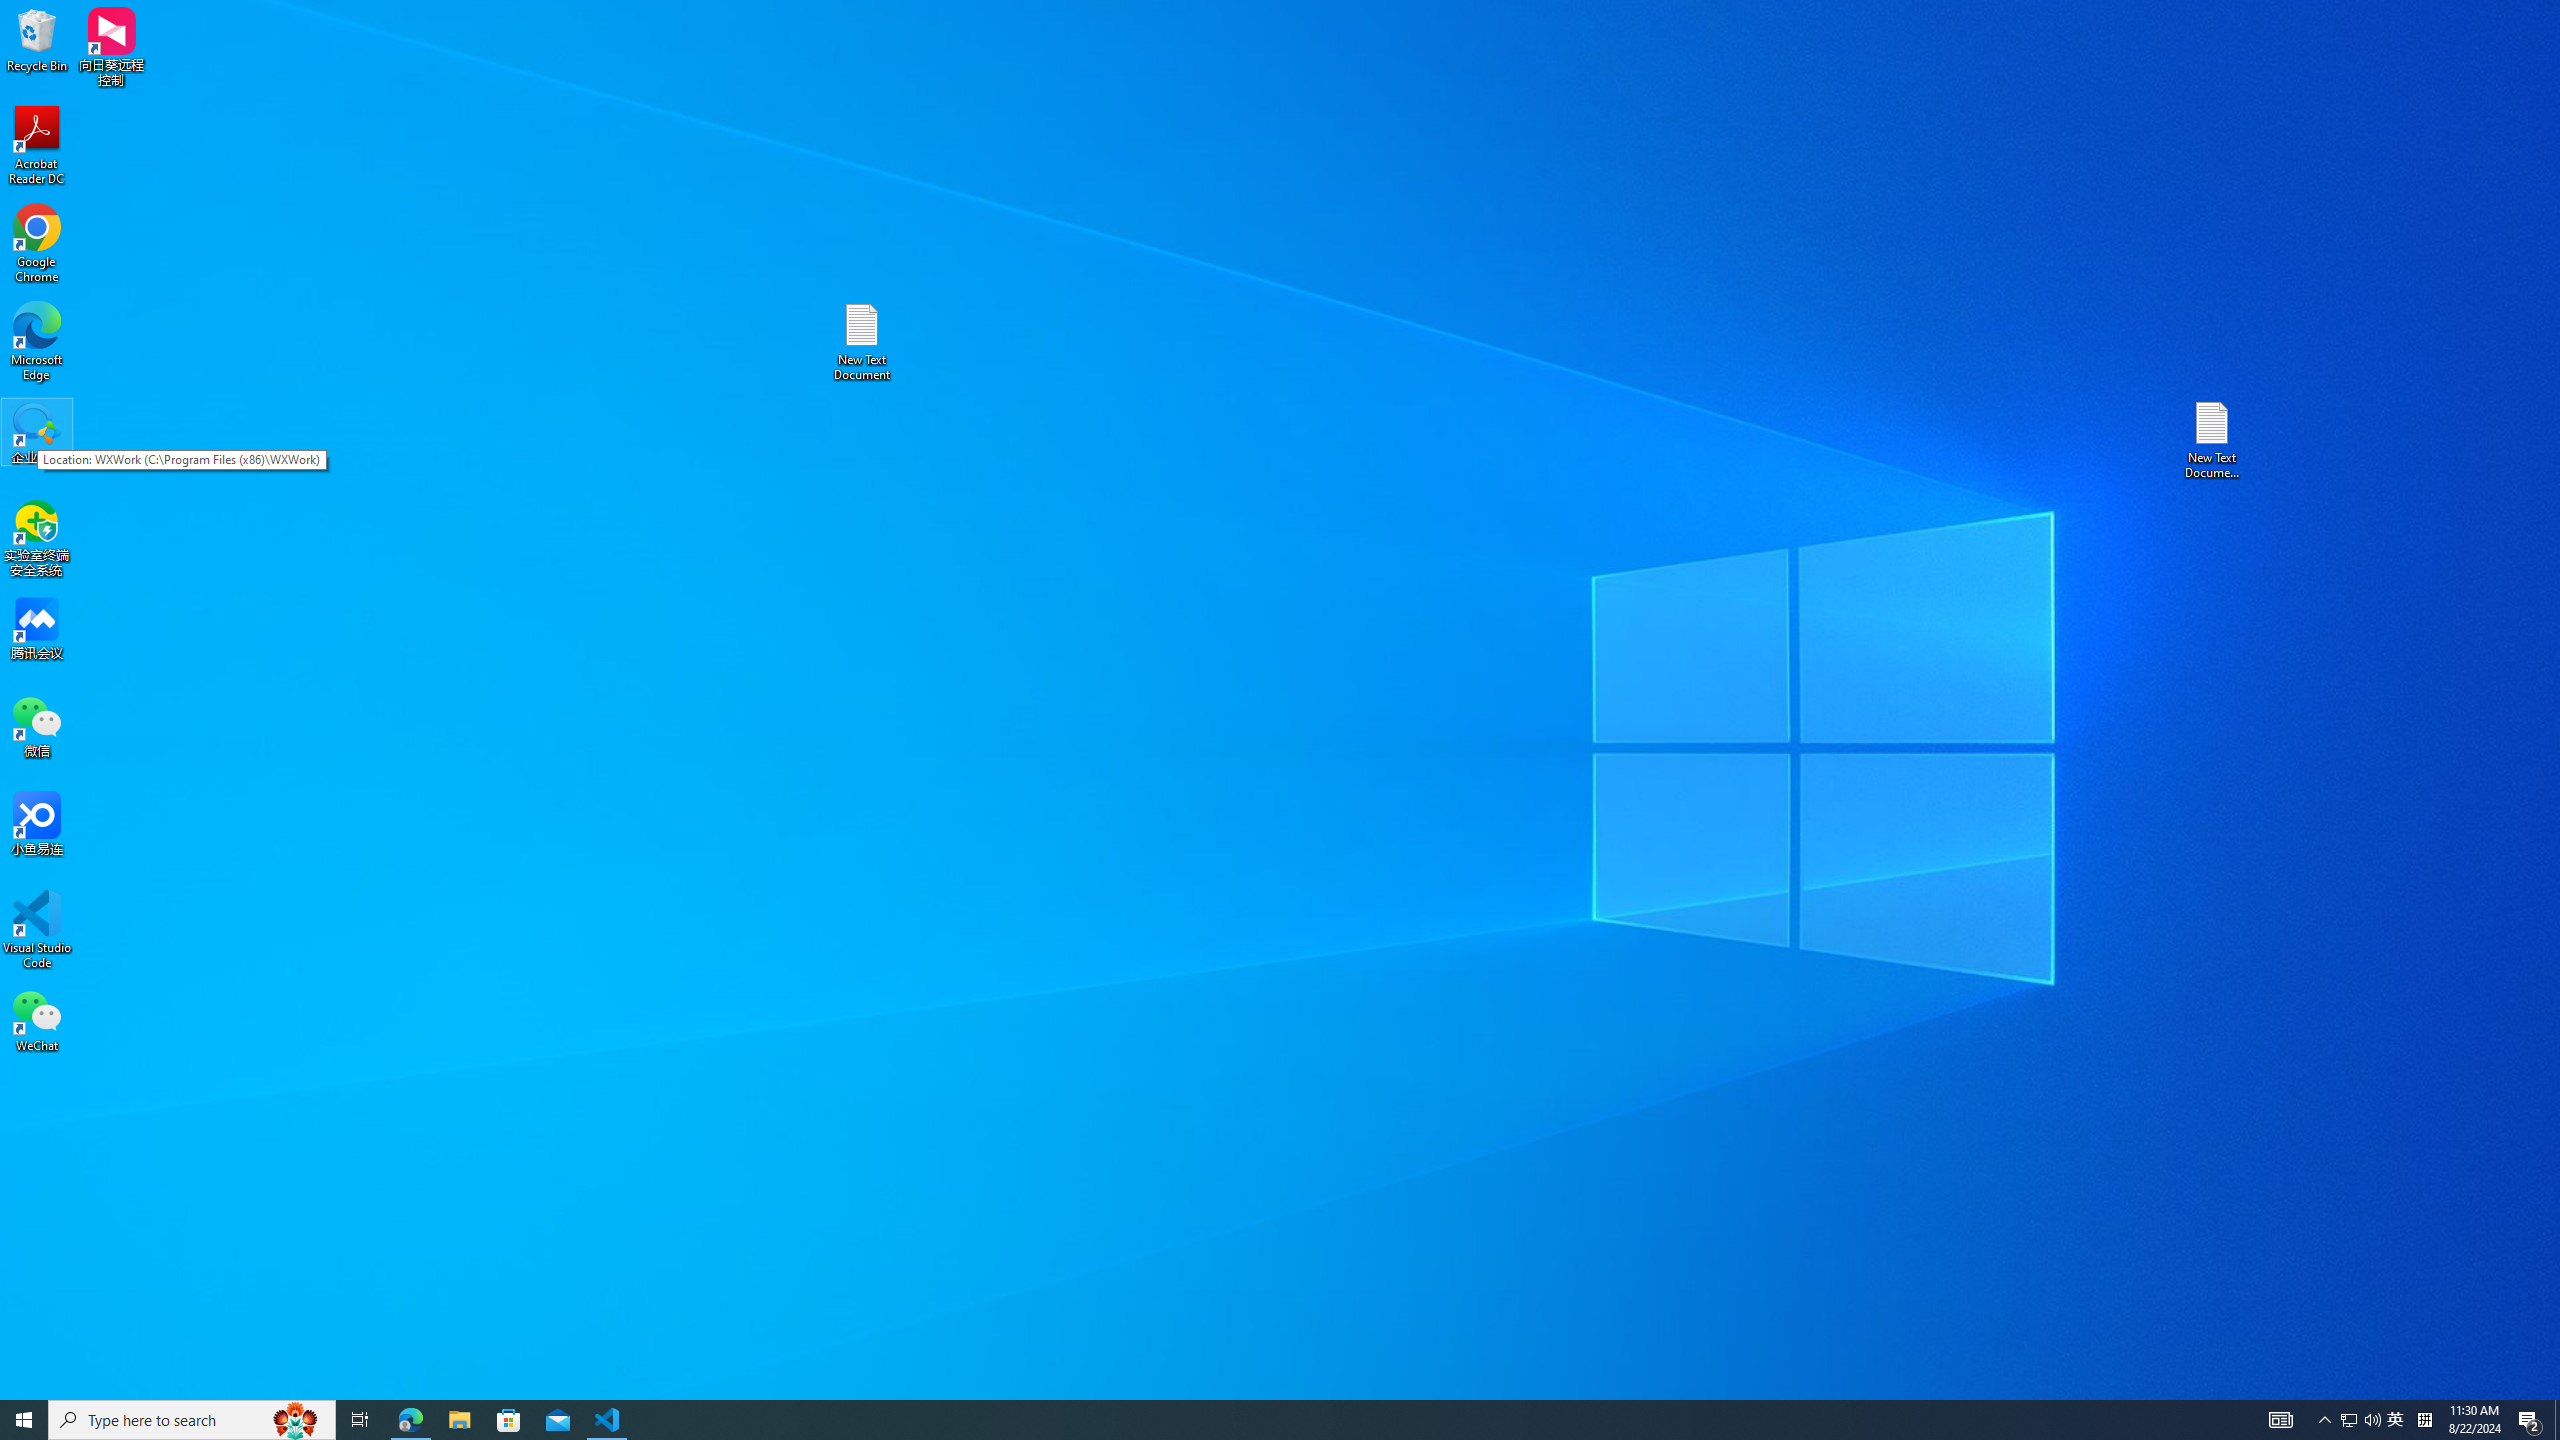 This screenshot has width=2560, height=1440. I want to click on 'Notification Chevron', so click(2324, 1418).